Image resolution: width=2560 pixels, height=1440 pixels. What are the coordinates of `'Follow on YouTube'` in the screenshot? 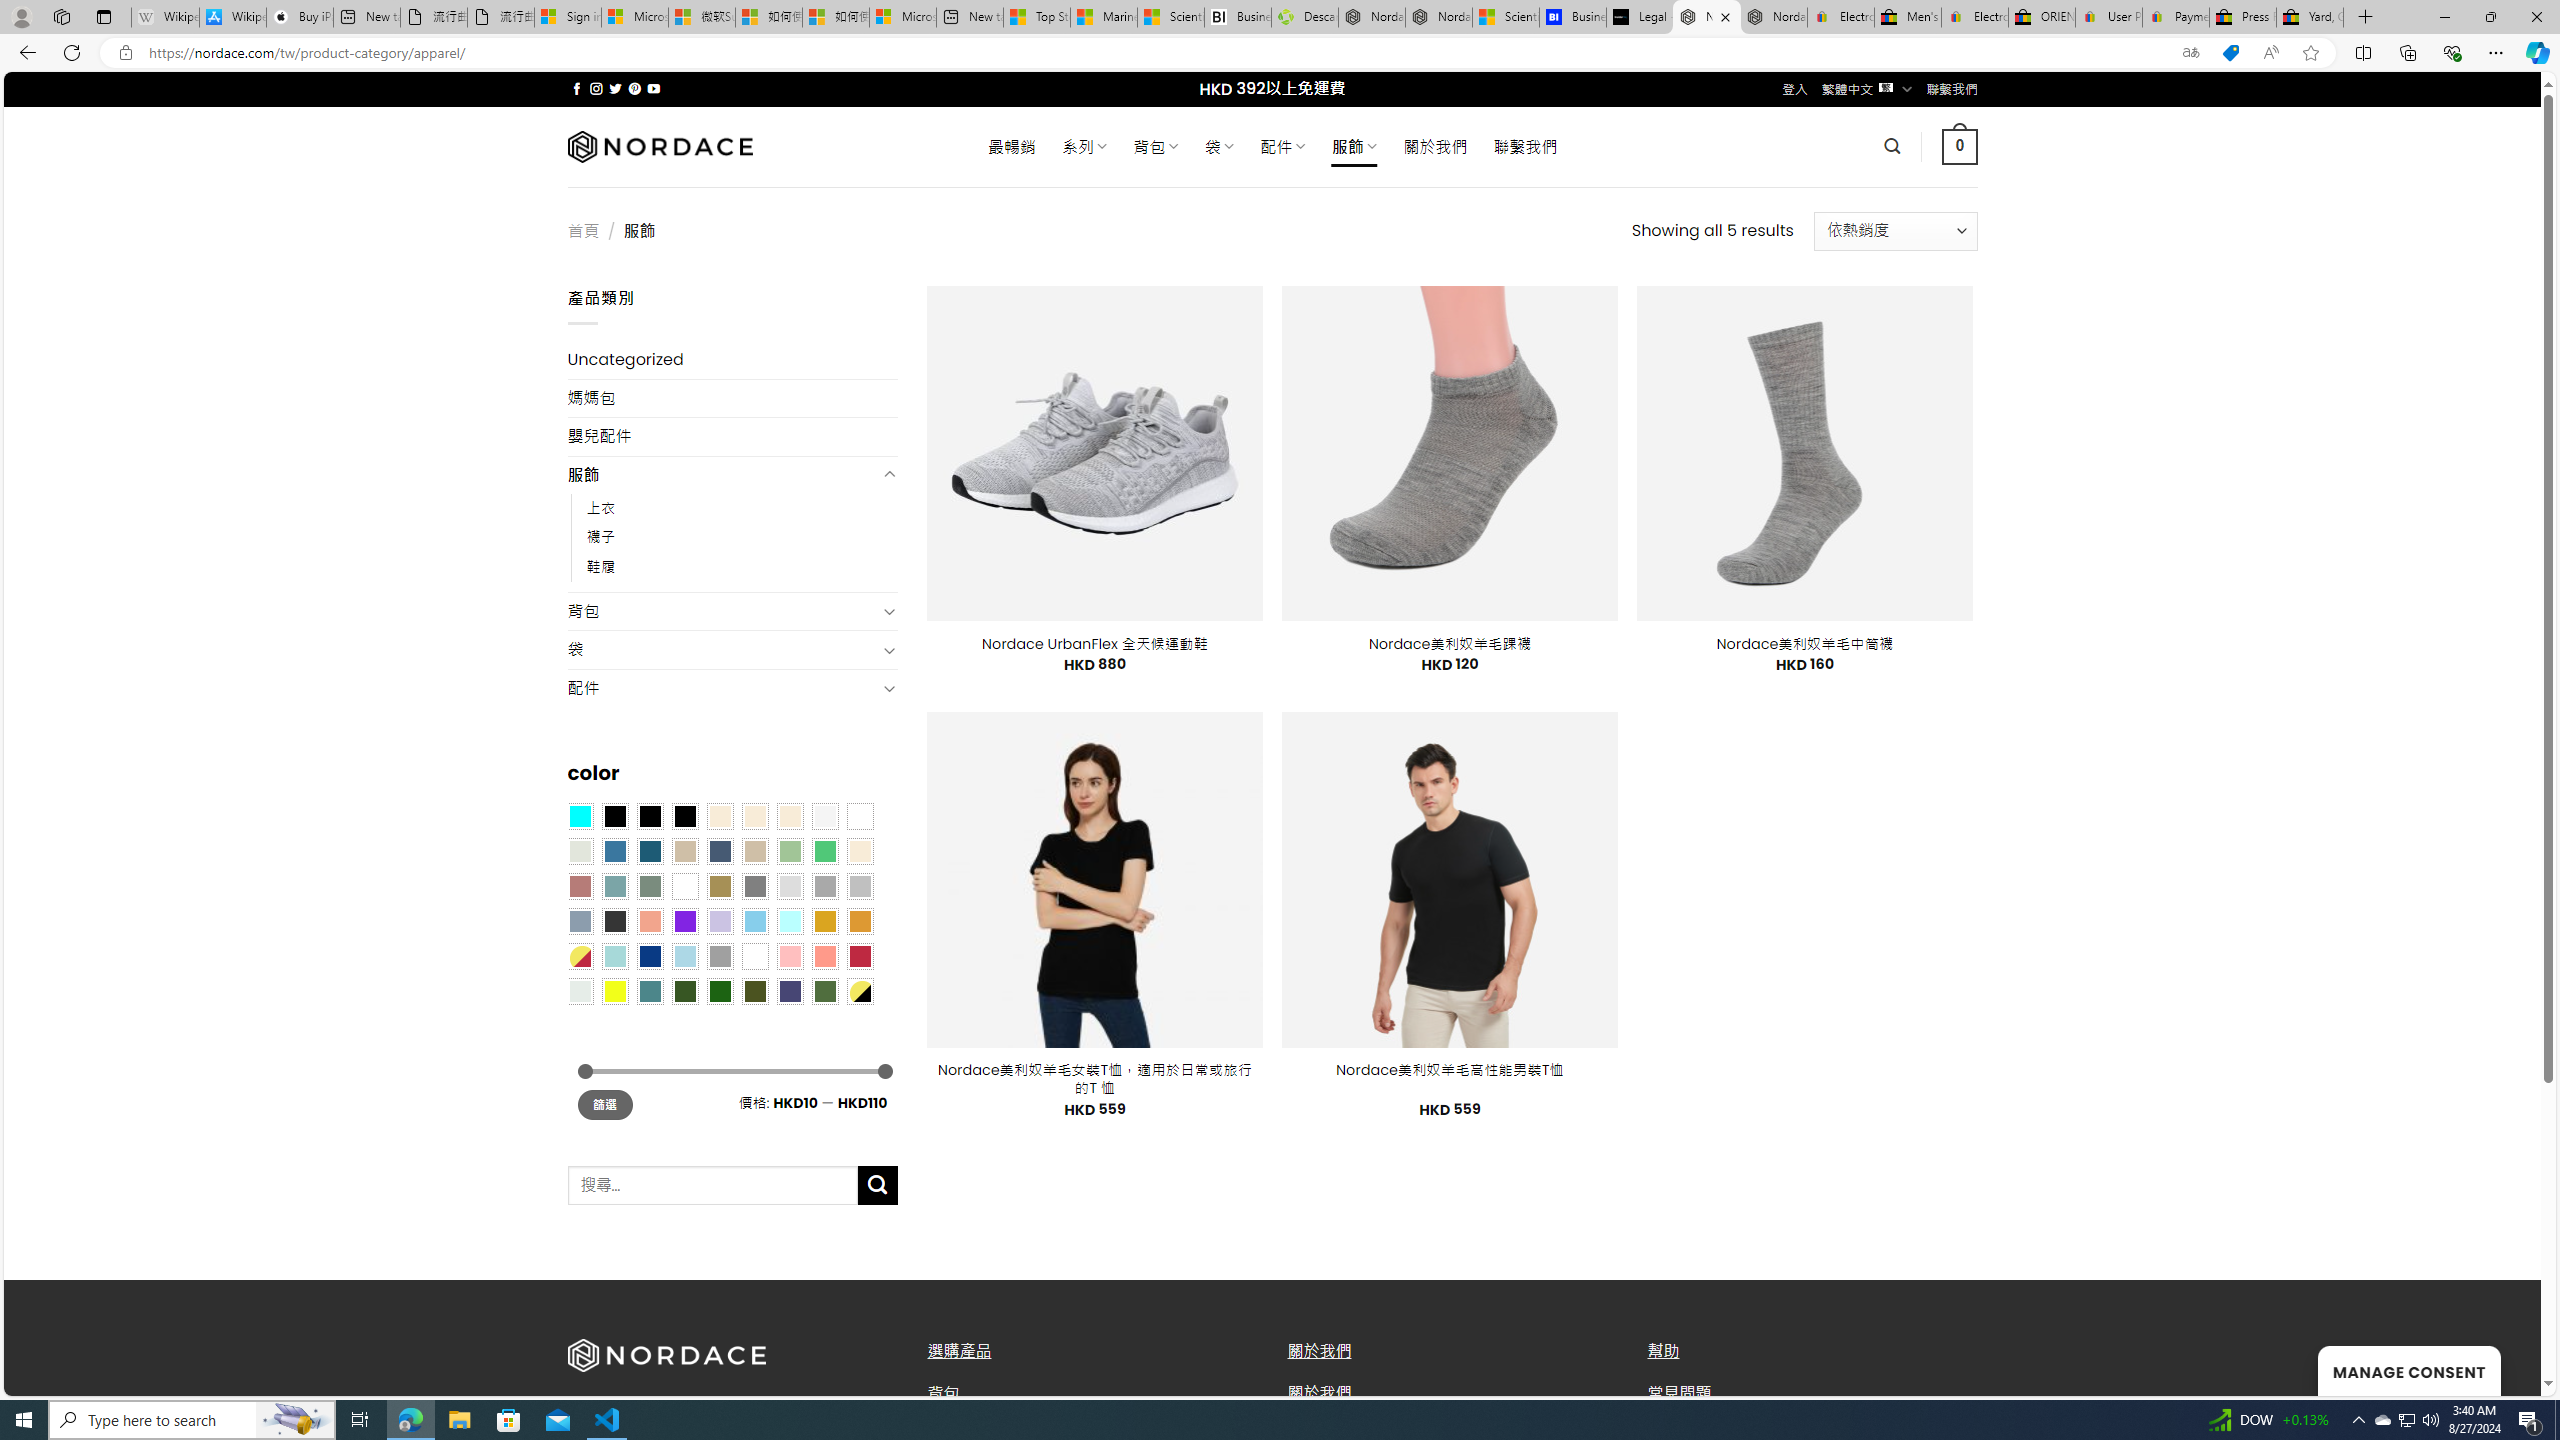 It's located at (653, 88).